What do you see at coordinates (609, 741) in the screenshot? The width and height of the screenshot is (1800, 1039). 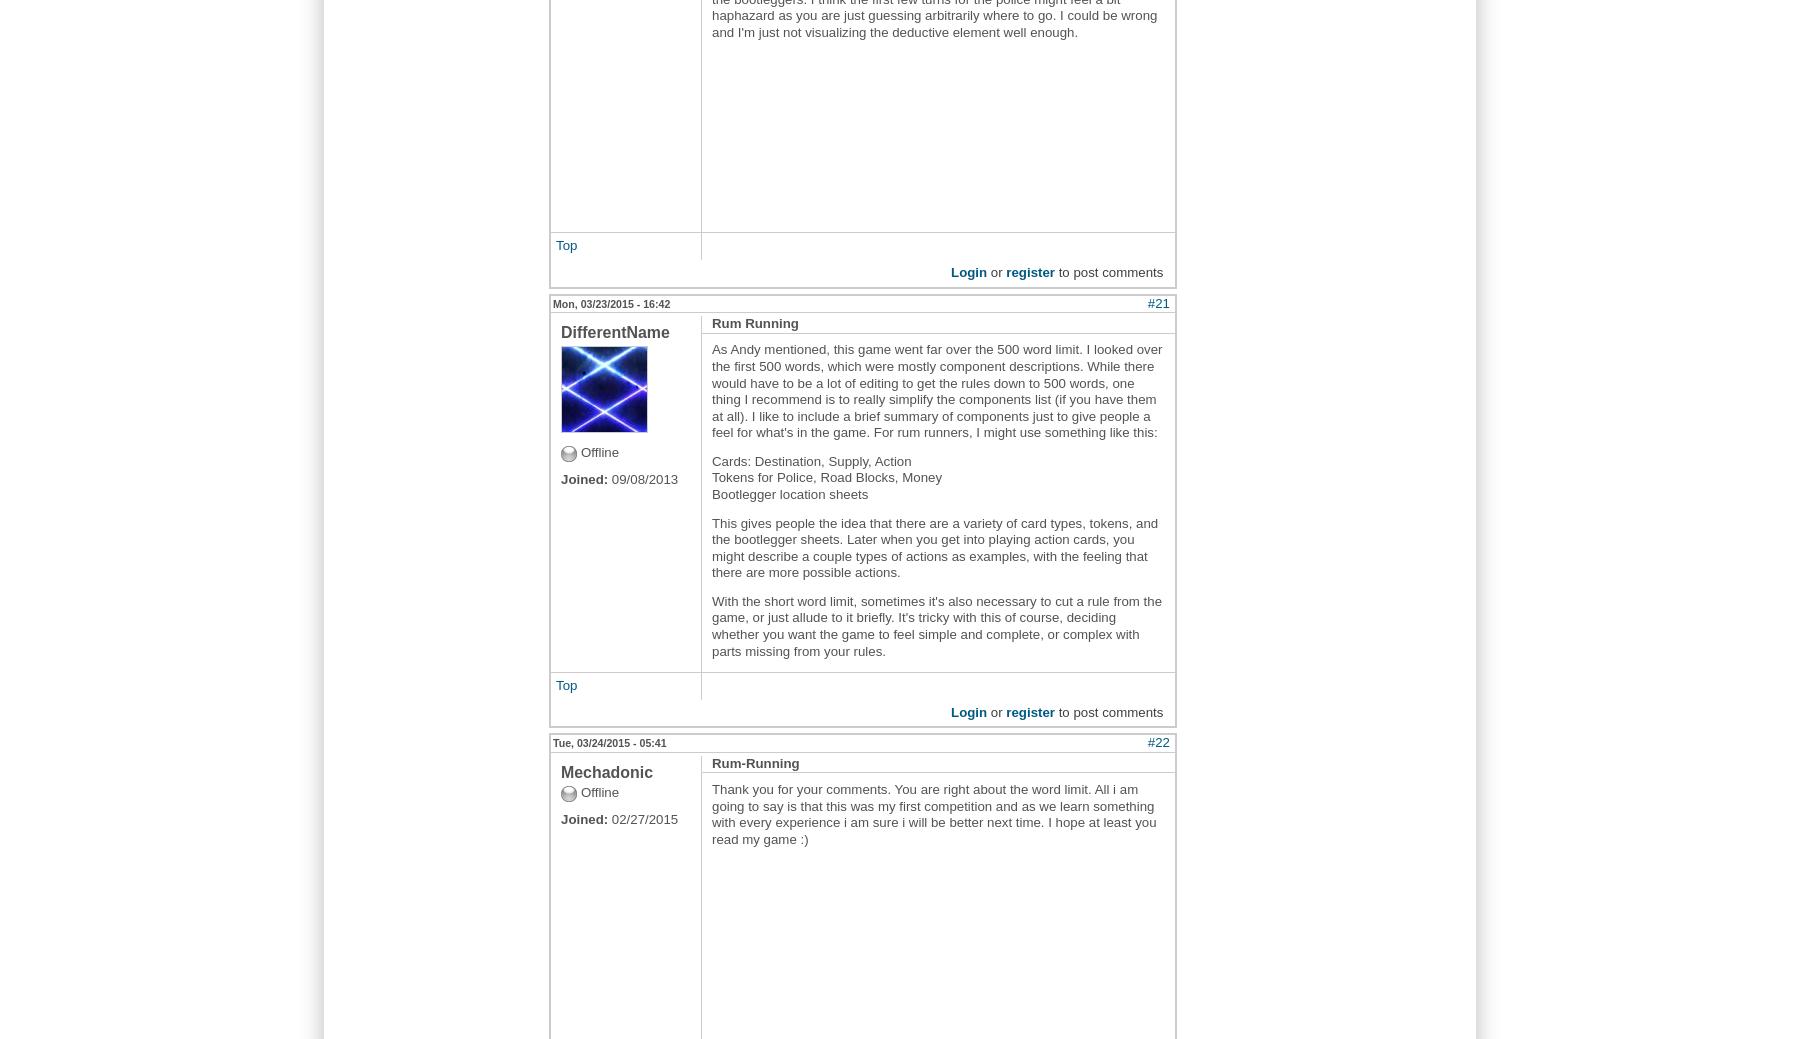 I see `'Tue, 03/24/2015 - 05:41'` at bounding box center [609, 741].